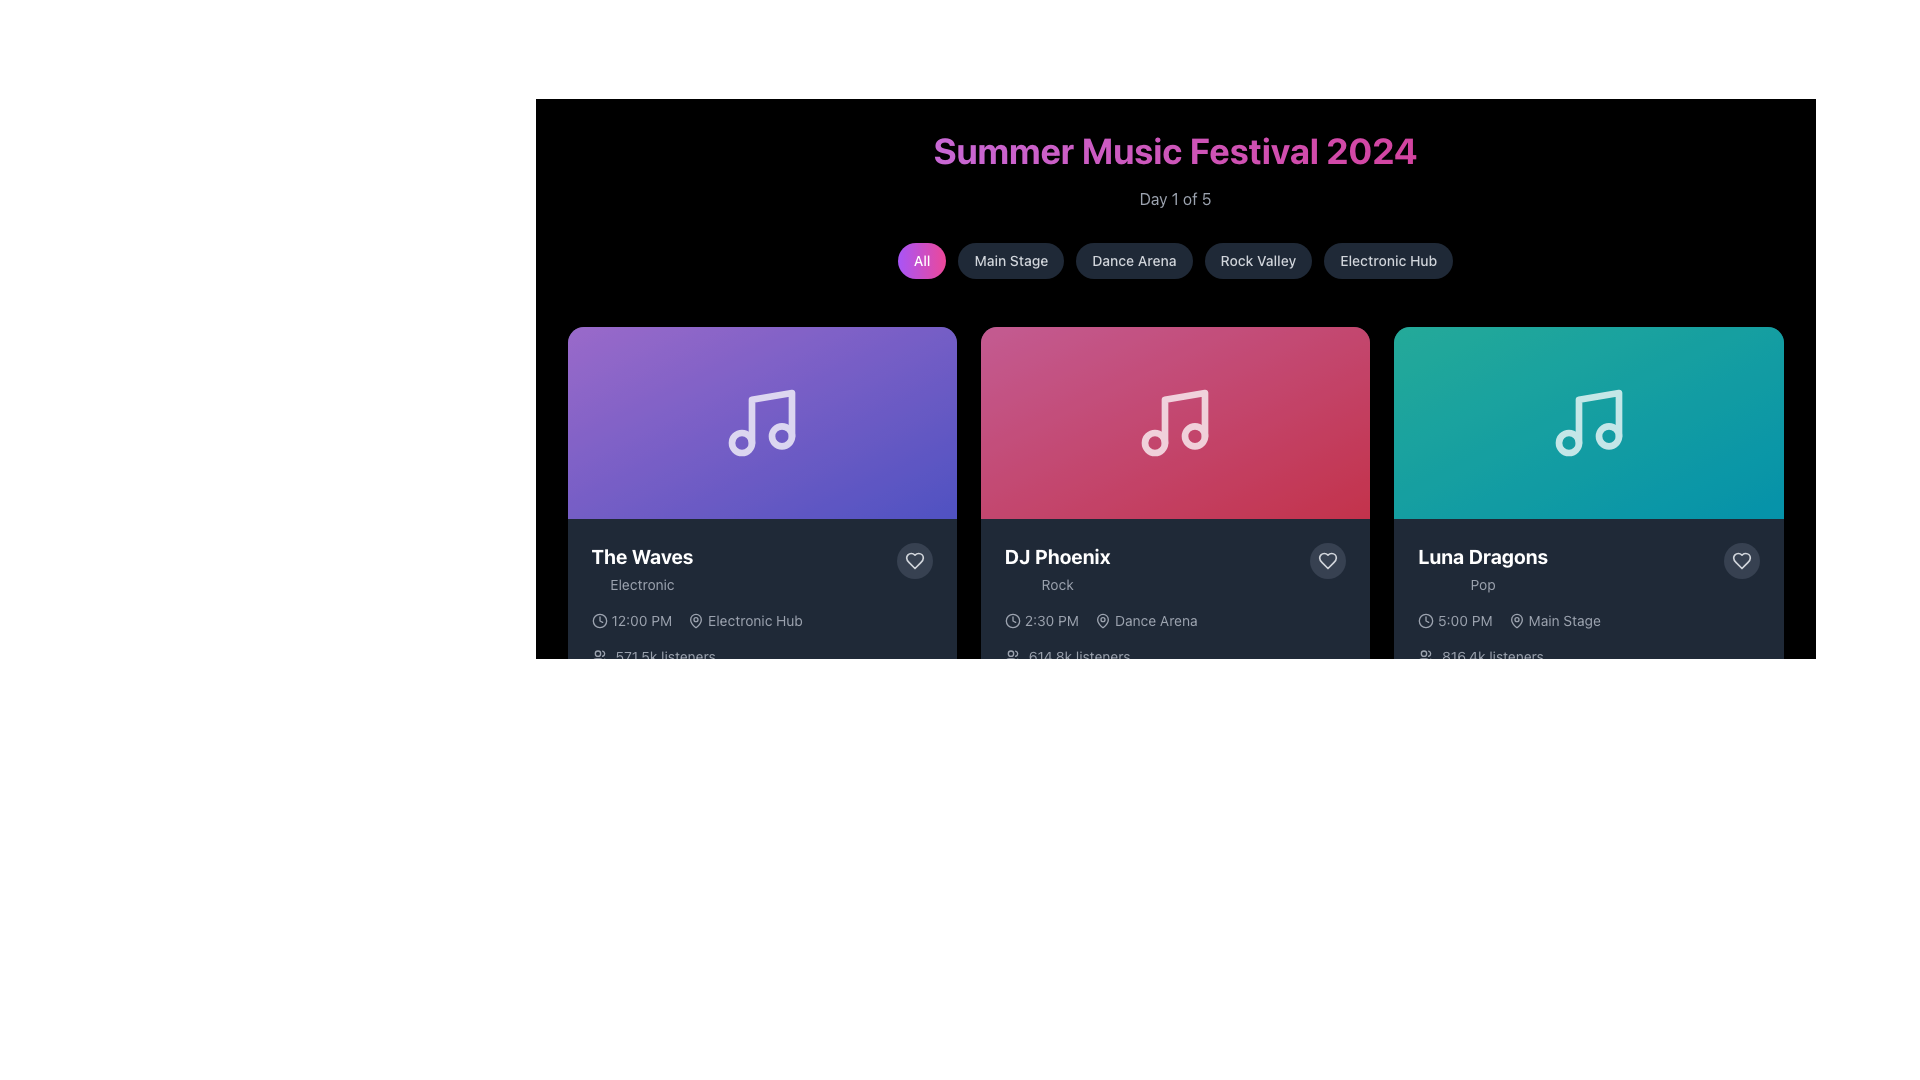 This screenshot has height=1080, width=1920. I want to click on the circular graphical shape that is part of the SVG clock icon located in the bottom-right area of the card for 'The Waves' event, so click(598, 620).